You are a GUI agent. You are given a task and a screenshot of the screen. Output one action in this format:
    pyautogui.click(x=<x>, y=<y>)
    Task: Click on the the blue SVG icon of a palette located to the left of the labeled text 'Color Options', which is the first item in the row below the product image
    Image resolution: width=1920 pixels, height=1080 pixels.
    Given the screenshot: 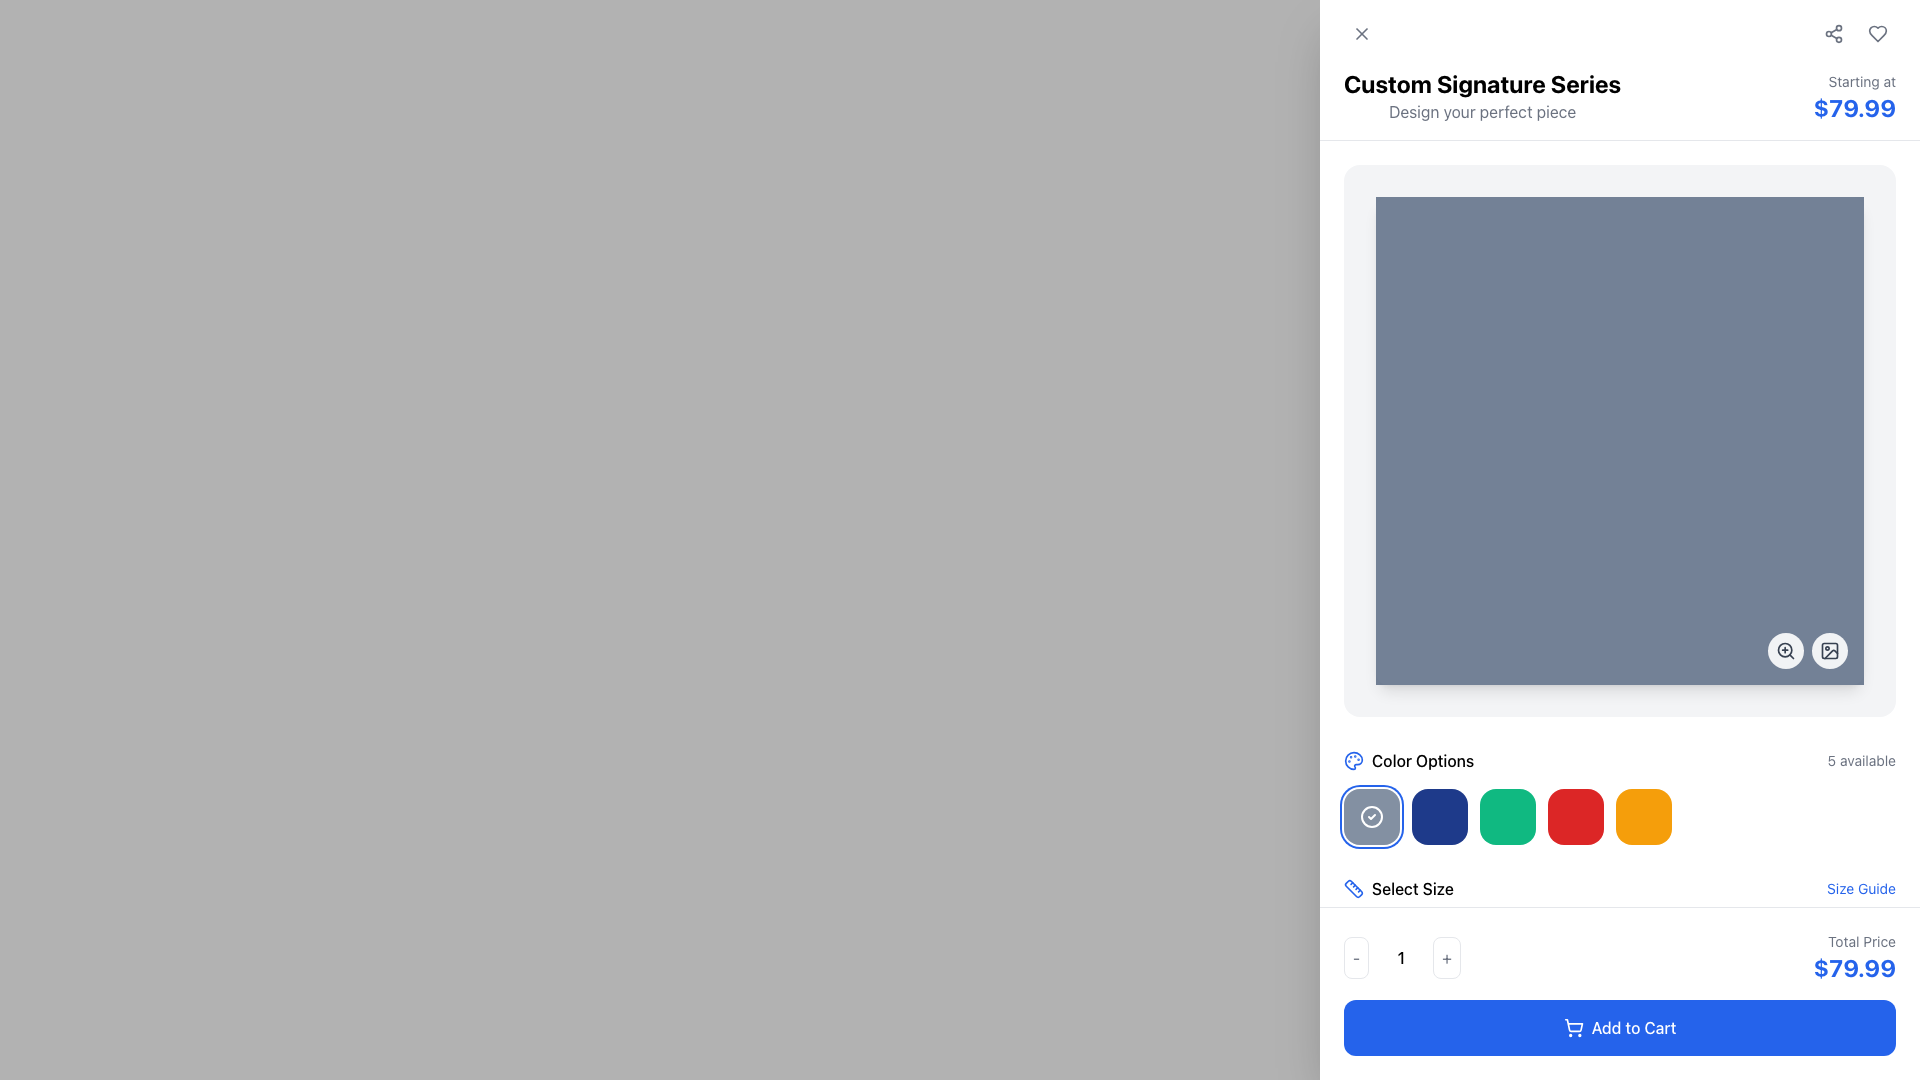 What is the action you would take?
    pyautogui.click(x=1353, y=760)
    